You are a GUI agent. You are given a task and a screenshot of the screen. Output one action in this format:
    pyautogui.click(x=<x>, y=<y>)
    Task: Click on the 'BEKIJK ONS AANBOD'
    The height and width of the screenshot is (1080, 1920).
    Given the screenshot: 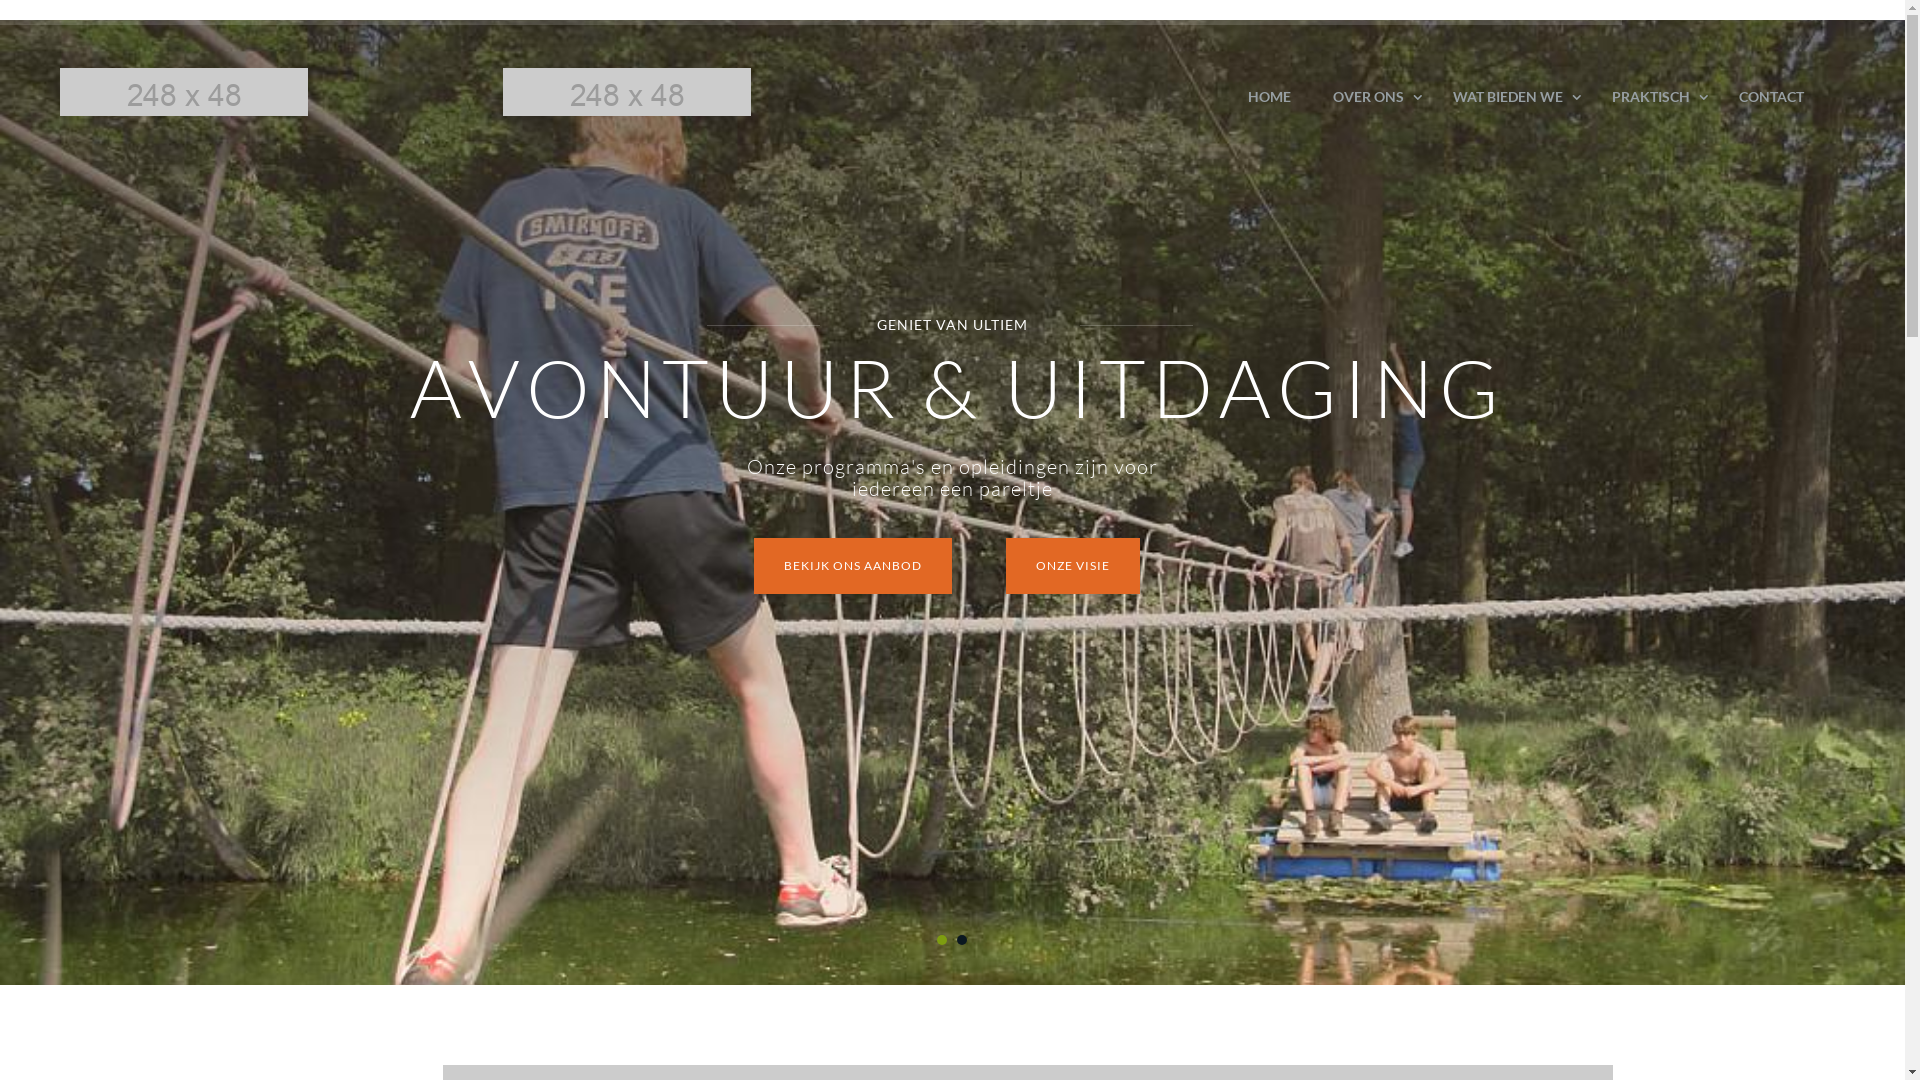 What is the action you would take?
    pyautogui.click(x=853, y=565)
    